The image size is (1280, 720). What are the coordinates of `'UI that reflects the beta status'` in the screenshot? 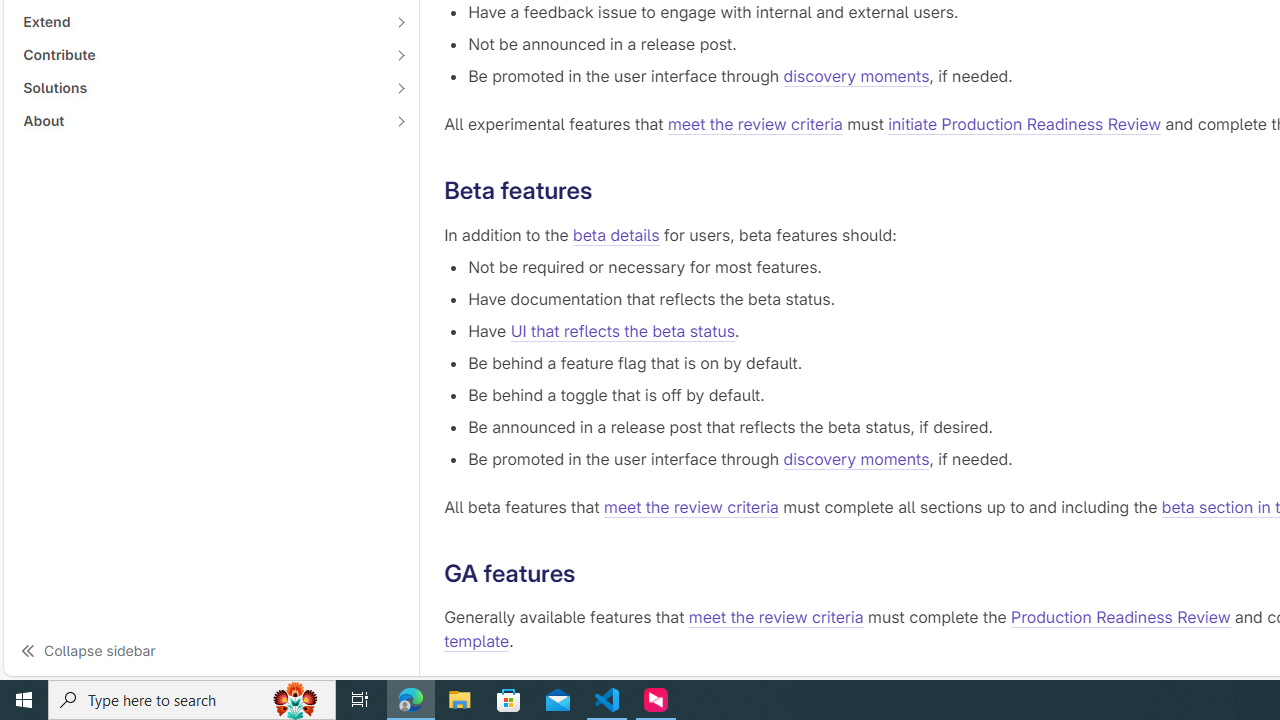 It's located at (621, 329).